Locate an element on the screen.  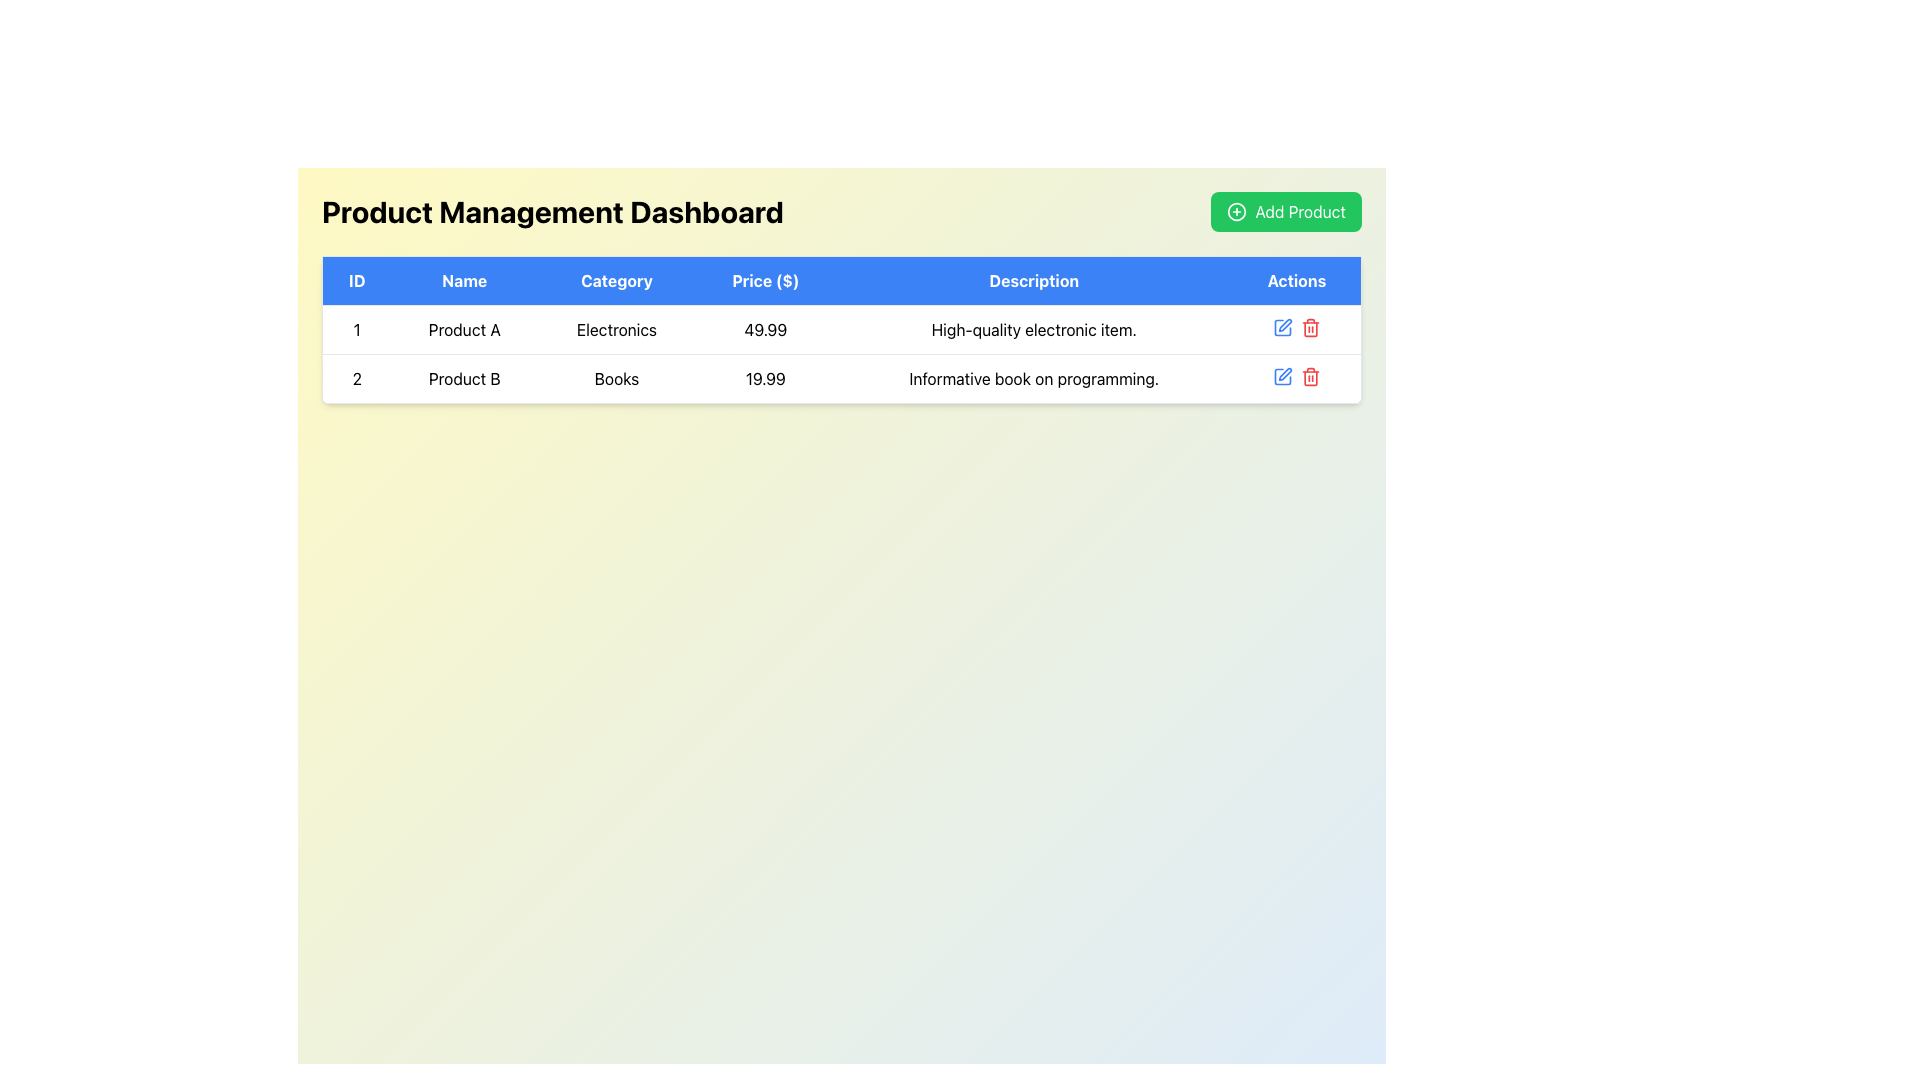
the 'Add Product' button, which has a green background and a plus sign icon, located at the far right end of the 'Product Management Dashboard' header is located at coordinates (1286, 212).